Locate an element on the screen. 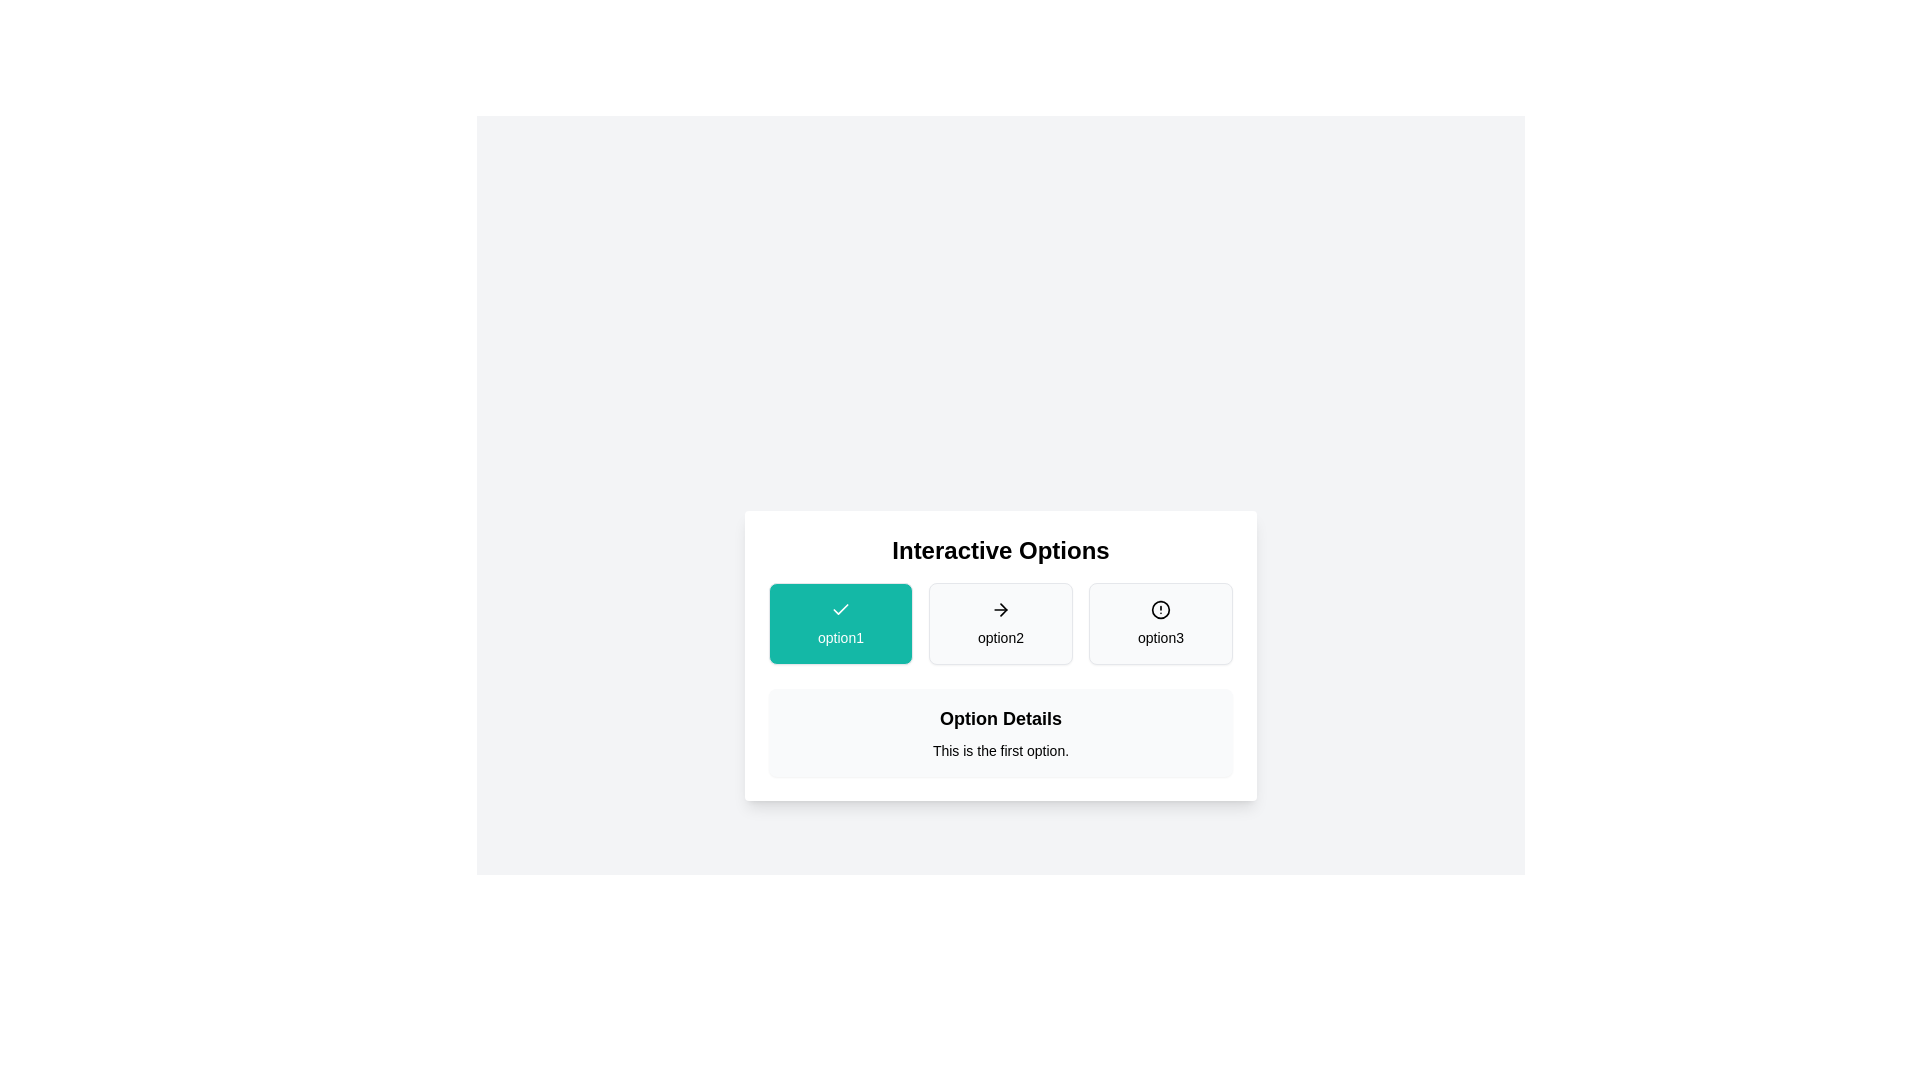 The height and width of the screenshot is (1080, 1920). the button labeled 'option3' is located at coordinates (1161, 623).